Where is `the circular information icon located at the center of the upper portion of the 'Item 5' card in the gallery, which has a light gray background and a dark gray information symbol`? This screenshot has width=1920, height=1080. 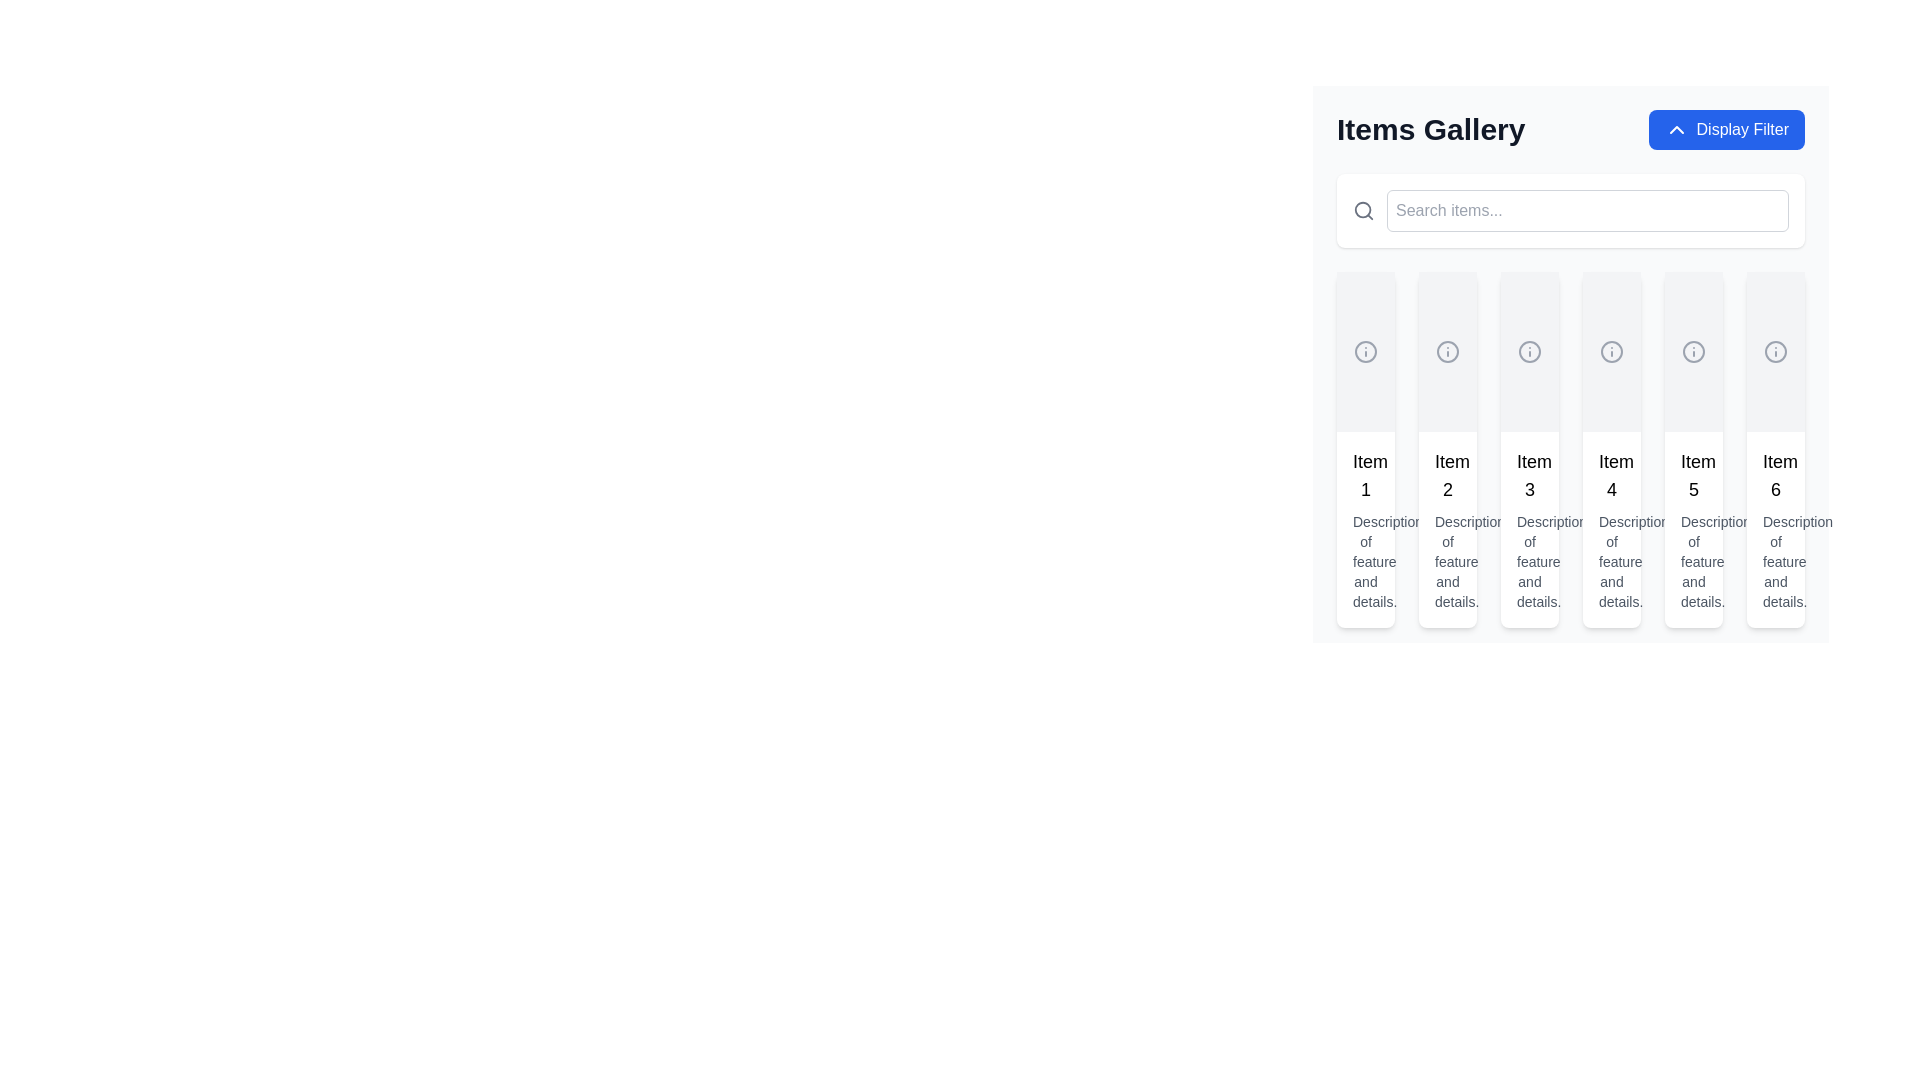
the circular information icon located at the center of the upper portion of the 'Item 5' card in the gallery, which has a light gray background and a dark gray information symbol is located at coordinates (1693, 350).